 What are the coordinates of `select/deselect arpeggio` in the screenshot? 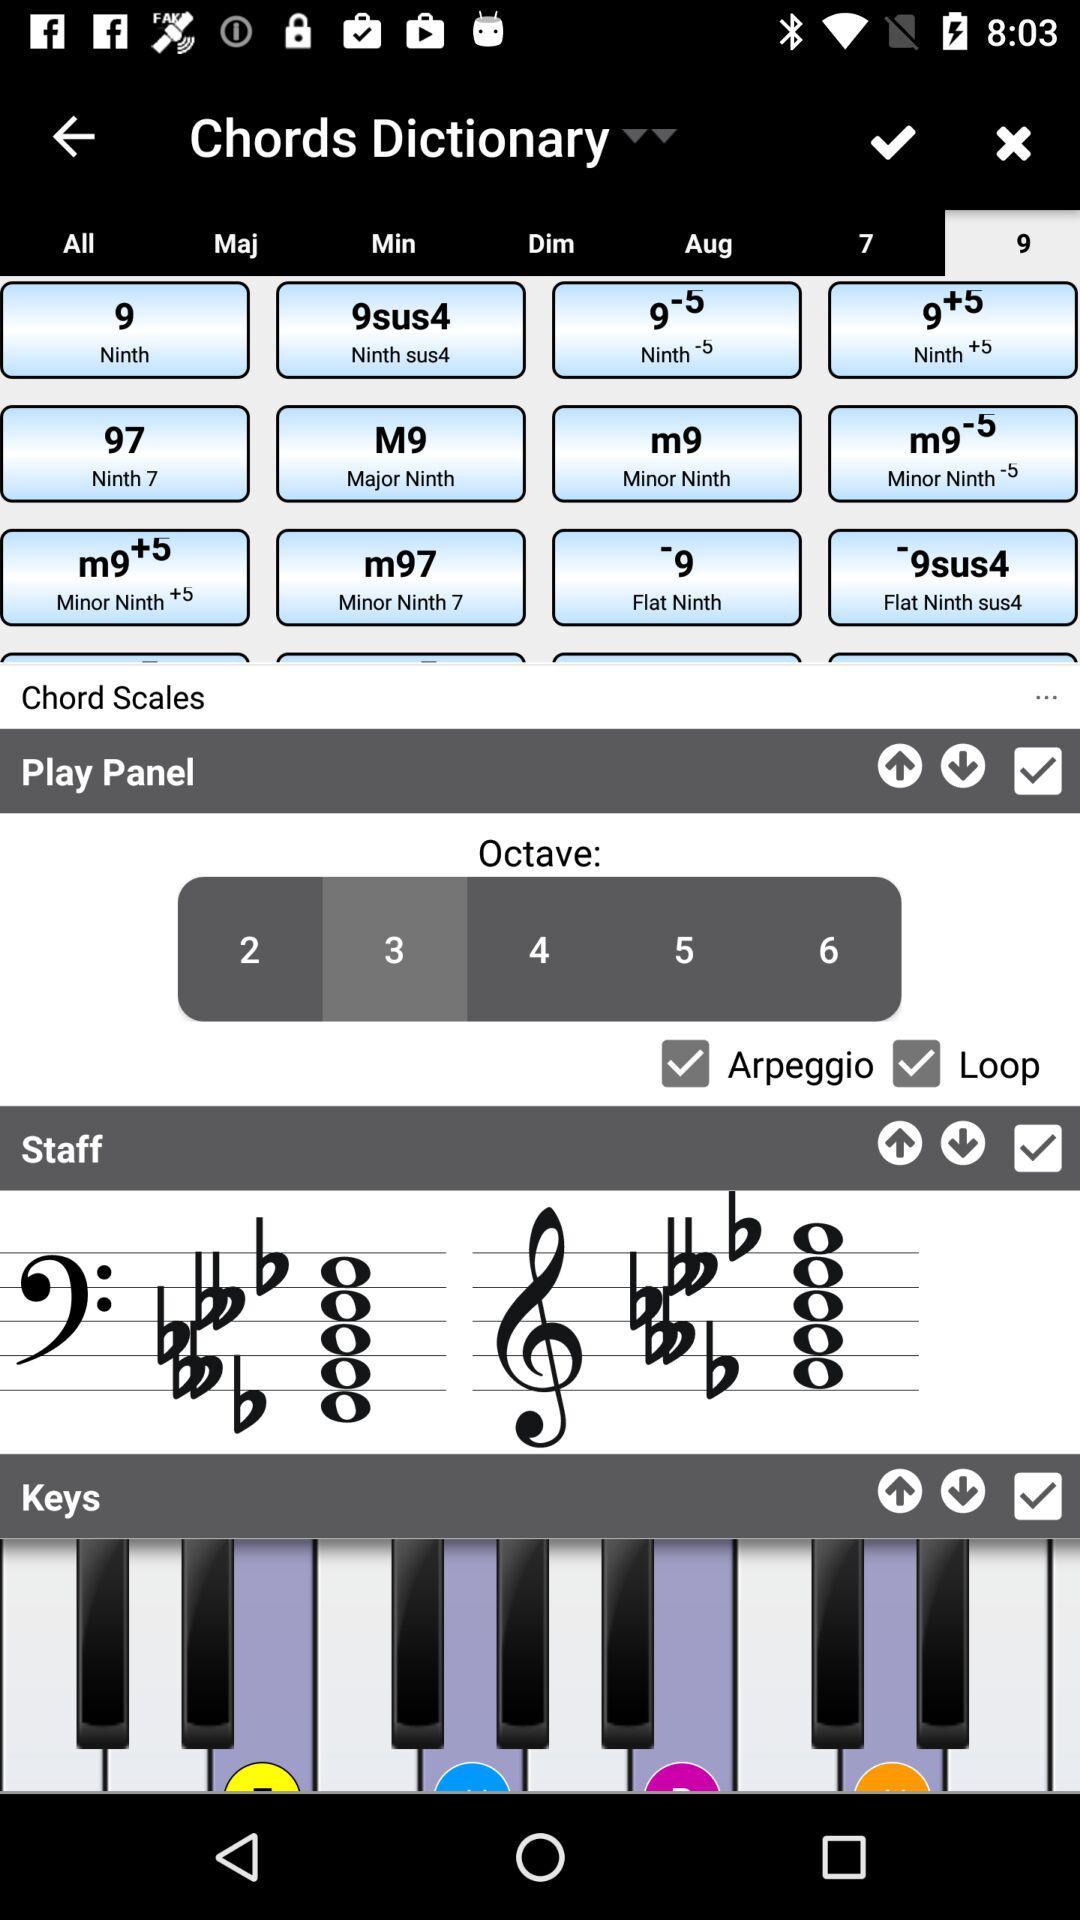 It's located at (684, 1062).